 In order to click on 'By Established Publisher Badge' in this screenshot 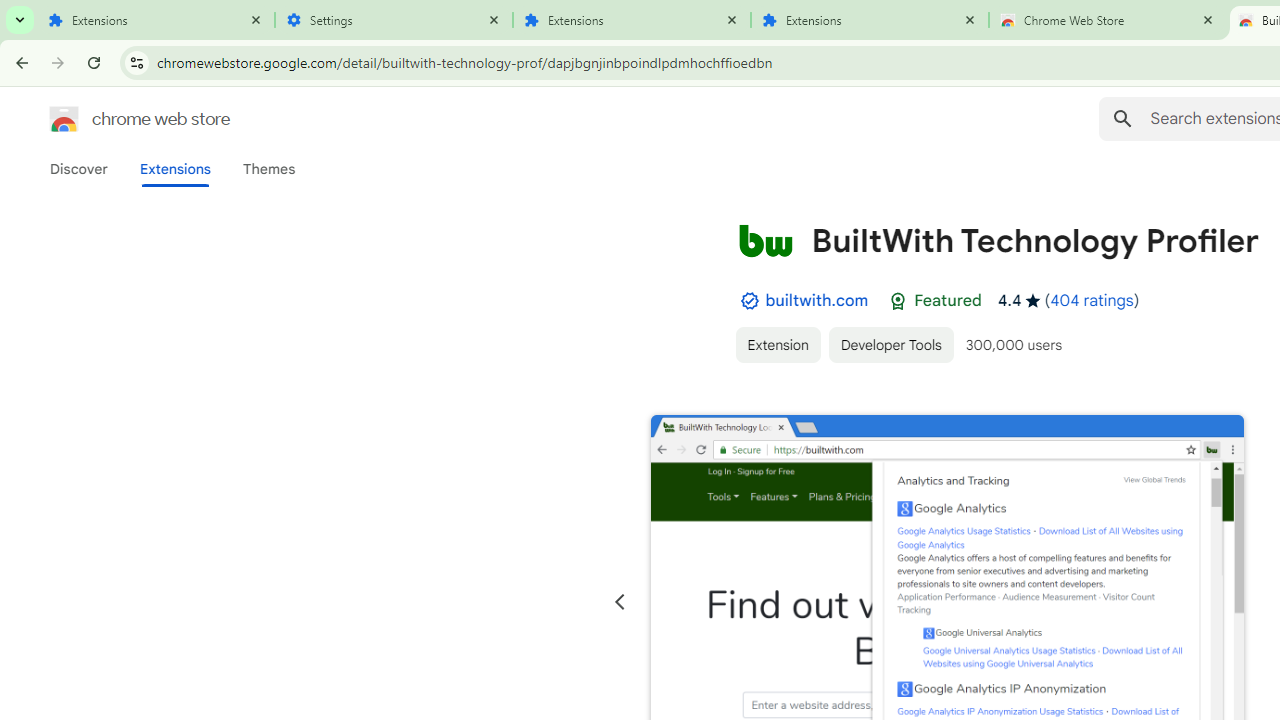, I will do `click(748, 301)`.